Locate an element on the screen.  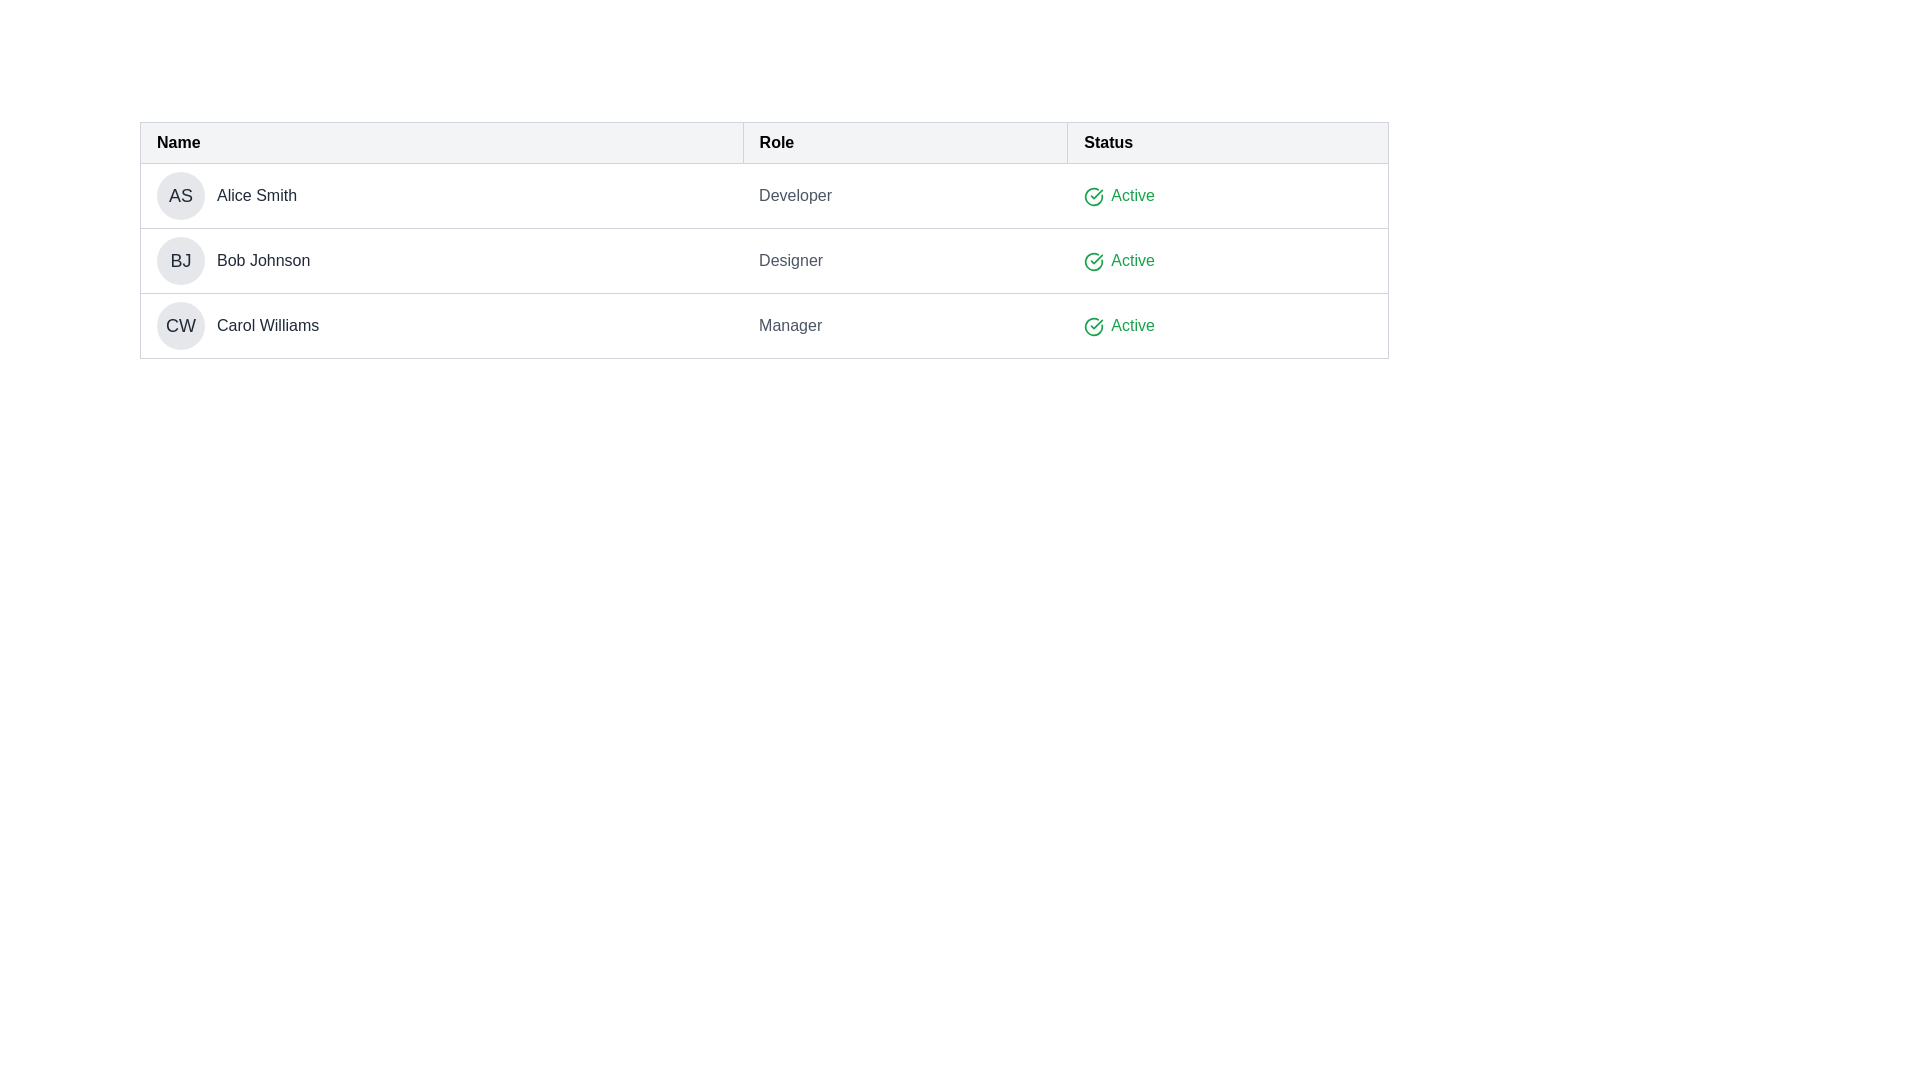
the Avatar placeholder for 'Alice Smith', which is located in the first column of the first row of a table-like layout, to the left of the text 'Alice Smith' is located at coordinates (181, 196).